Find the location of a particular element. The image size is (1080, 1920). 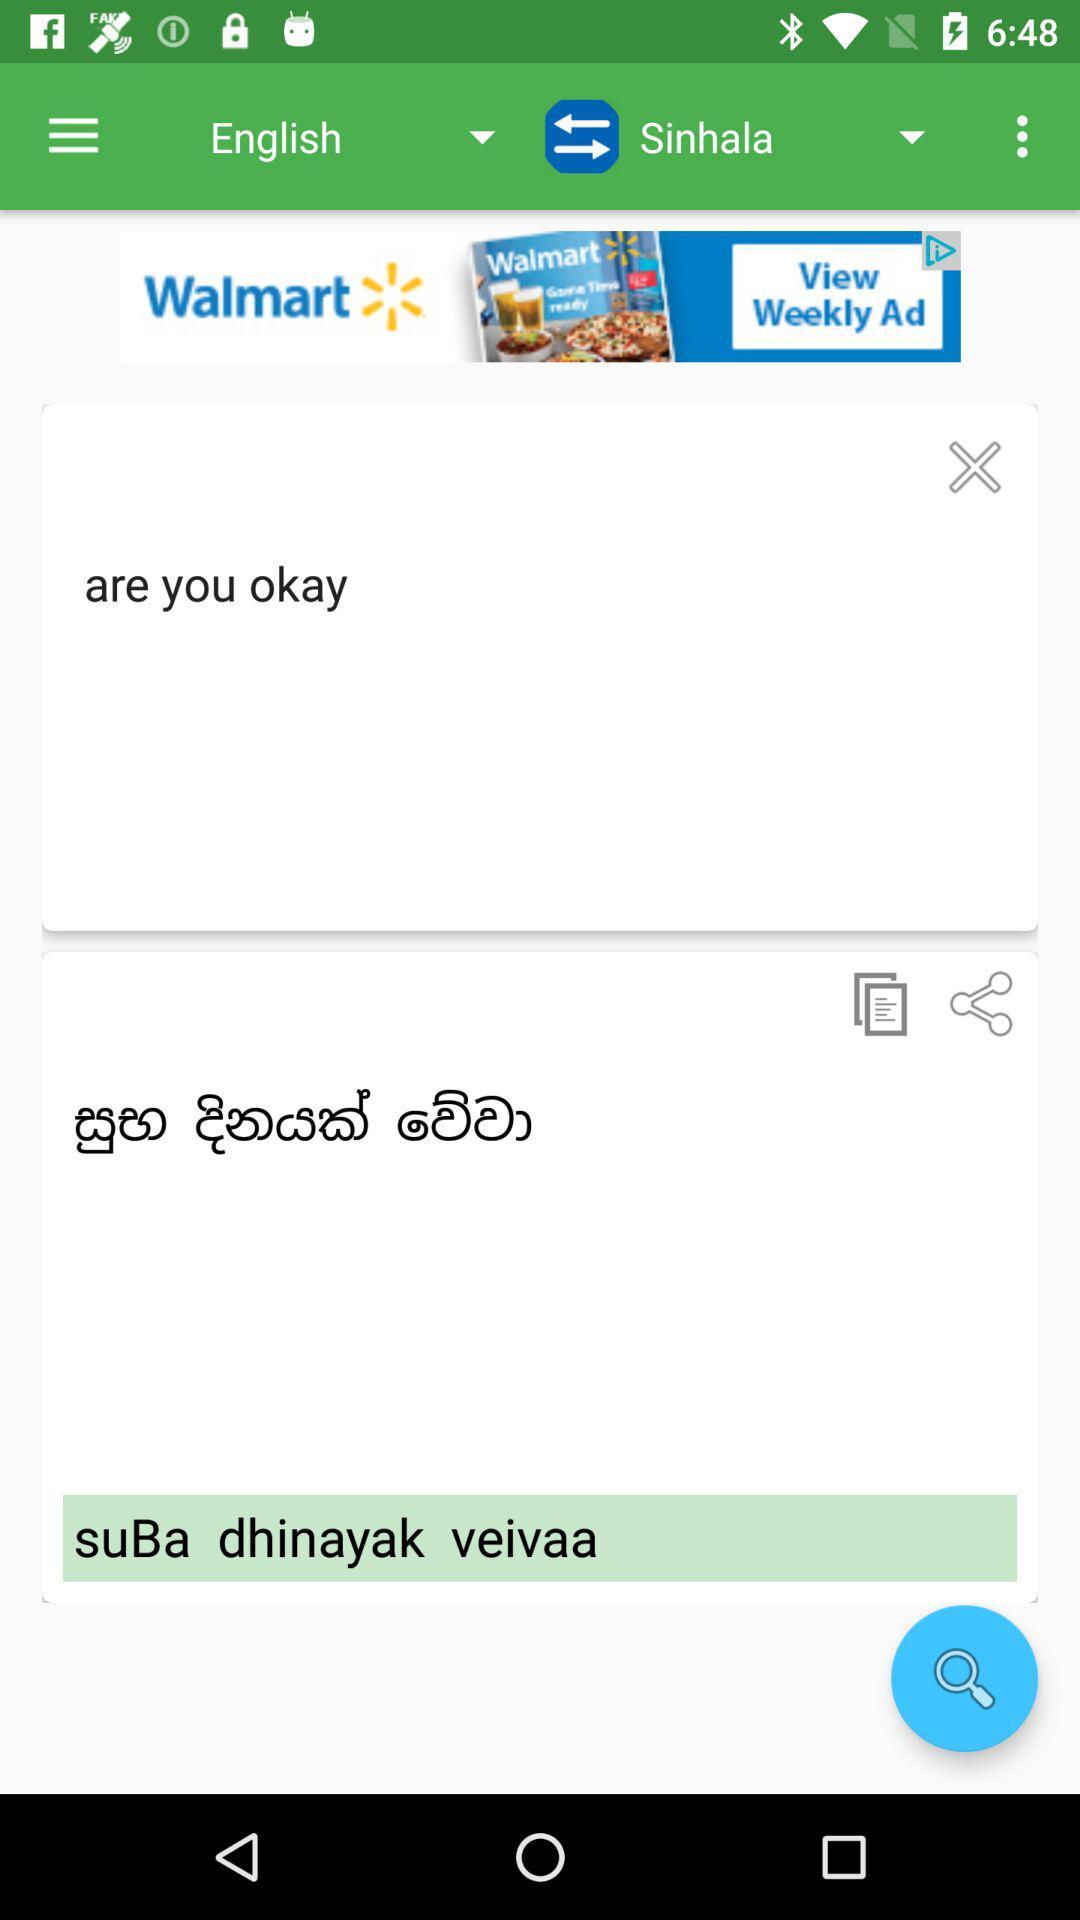

icon next to the english item is located at coordinates (582, 135).